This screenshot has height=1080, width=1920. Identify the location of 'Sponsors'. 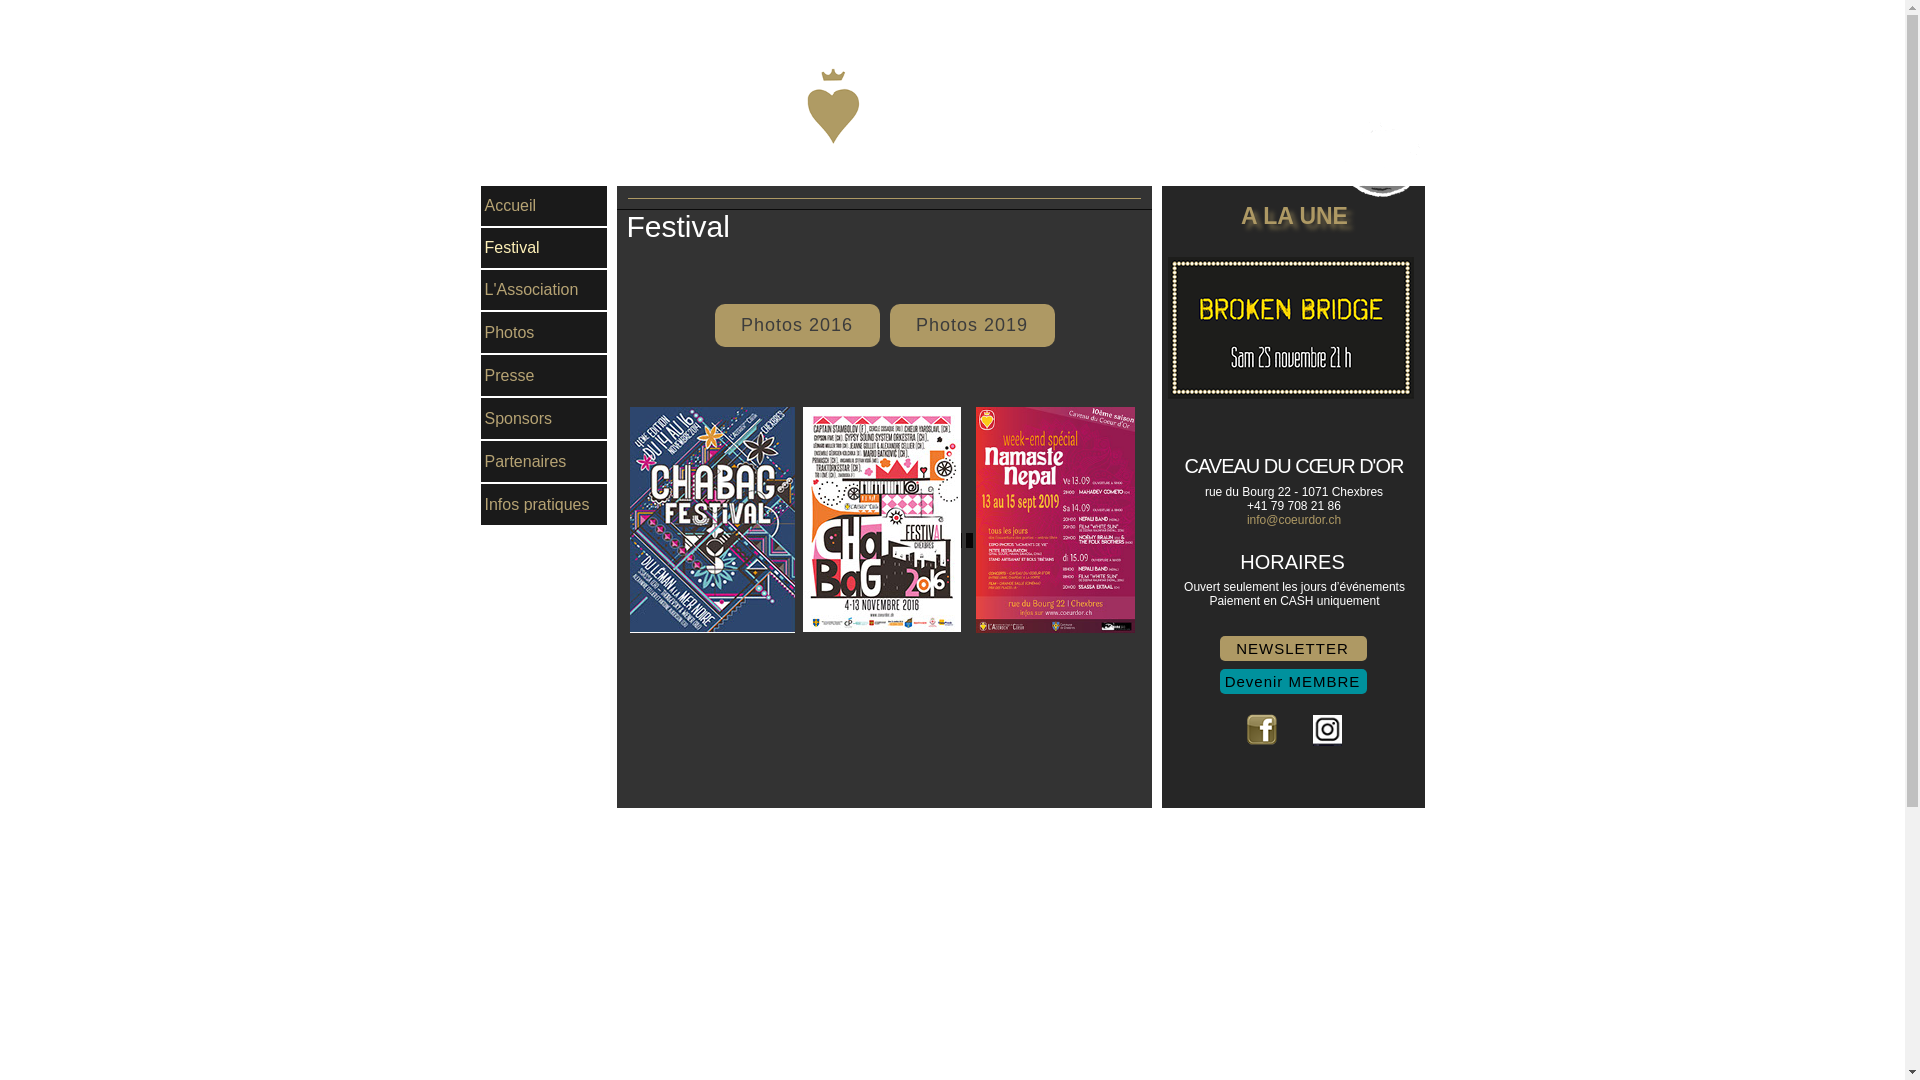
(480, 417).